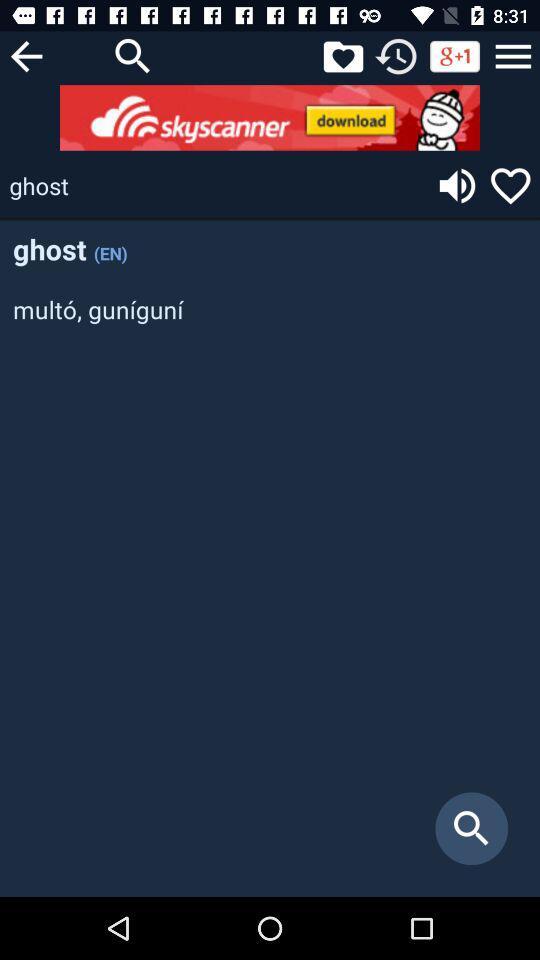  What do you see at coordinates (25, 55) in the screenshot?
I see `the arrow_backward icon` at bounding box center [25, 55].